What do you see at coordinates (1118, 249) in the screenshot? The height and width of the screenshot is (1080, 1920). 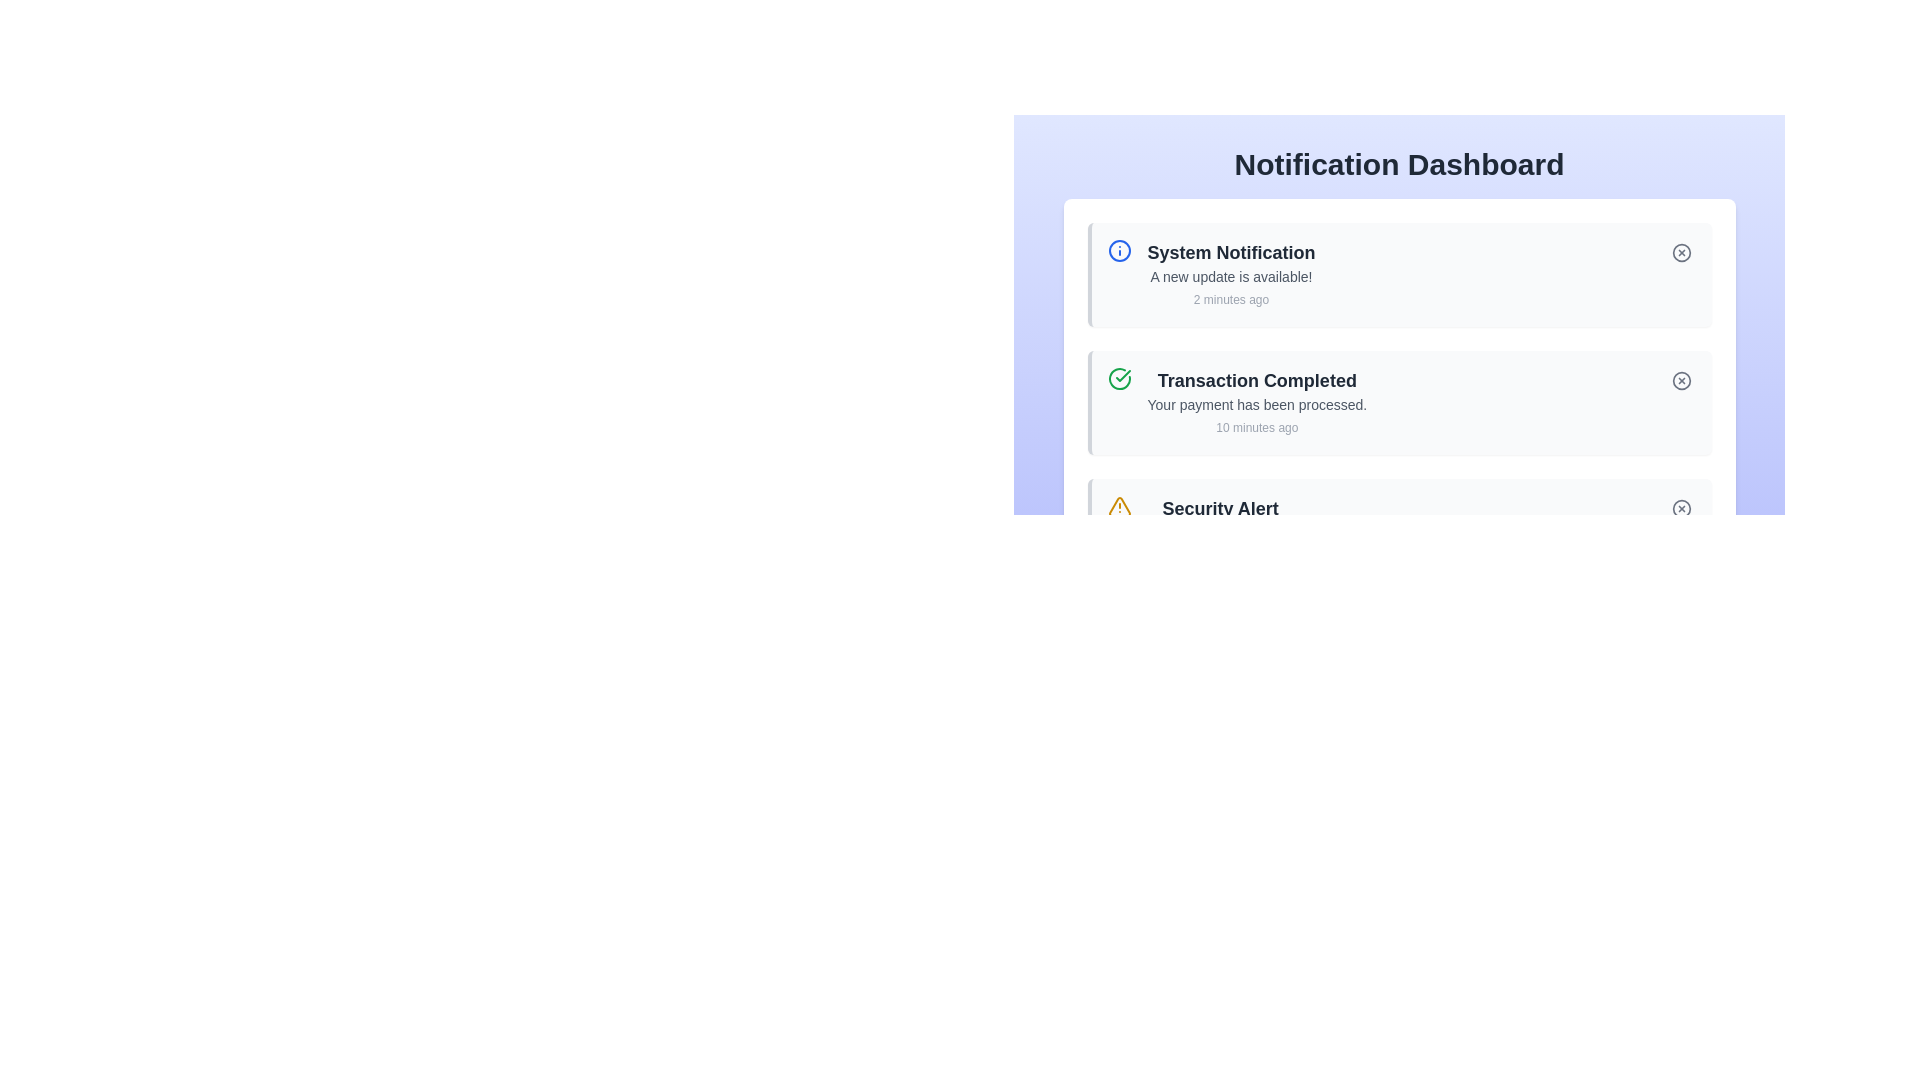 I see `the informational notification icon located at the top-left corner of the 'System Notification' card in the notification list` at bounding box center [1118, 249].